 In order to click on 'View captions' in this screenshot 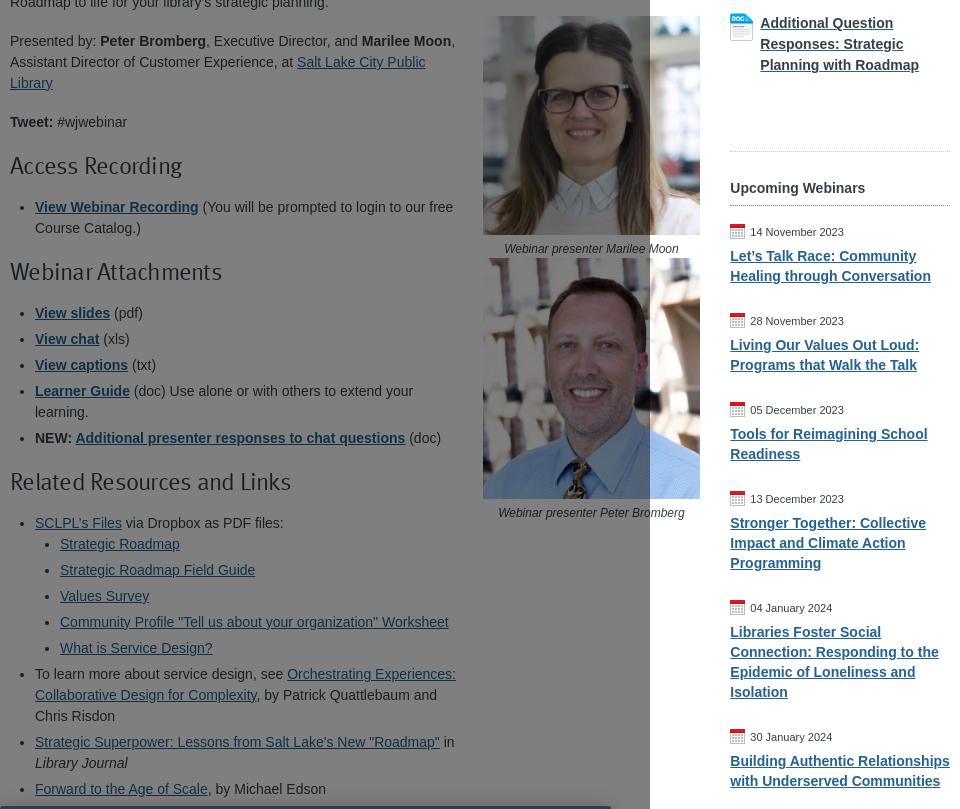, I will do `click(81, 365)`.